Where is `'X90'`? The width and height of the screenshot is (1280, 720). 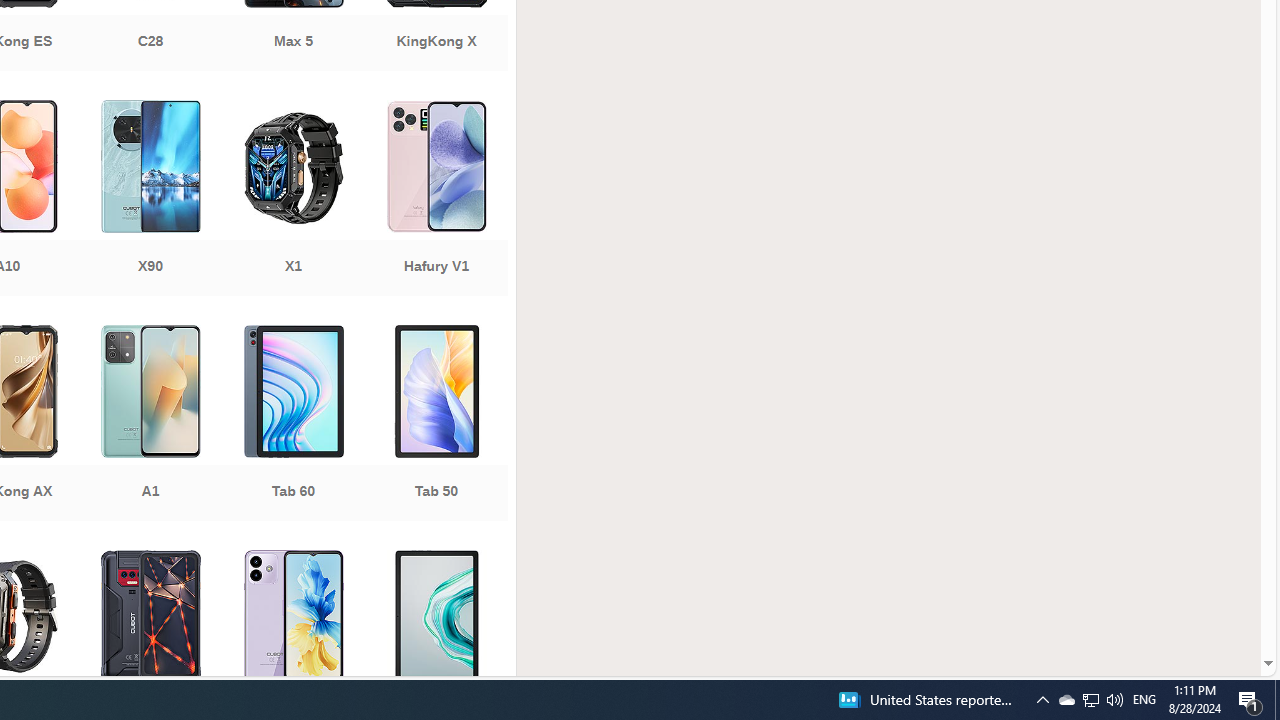 'X90' is located at coordinates (149, 200).